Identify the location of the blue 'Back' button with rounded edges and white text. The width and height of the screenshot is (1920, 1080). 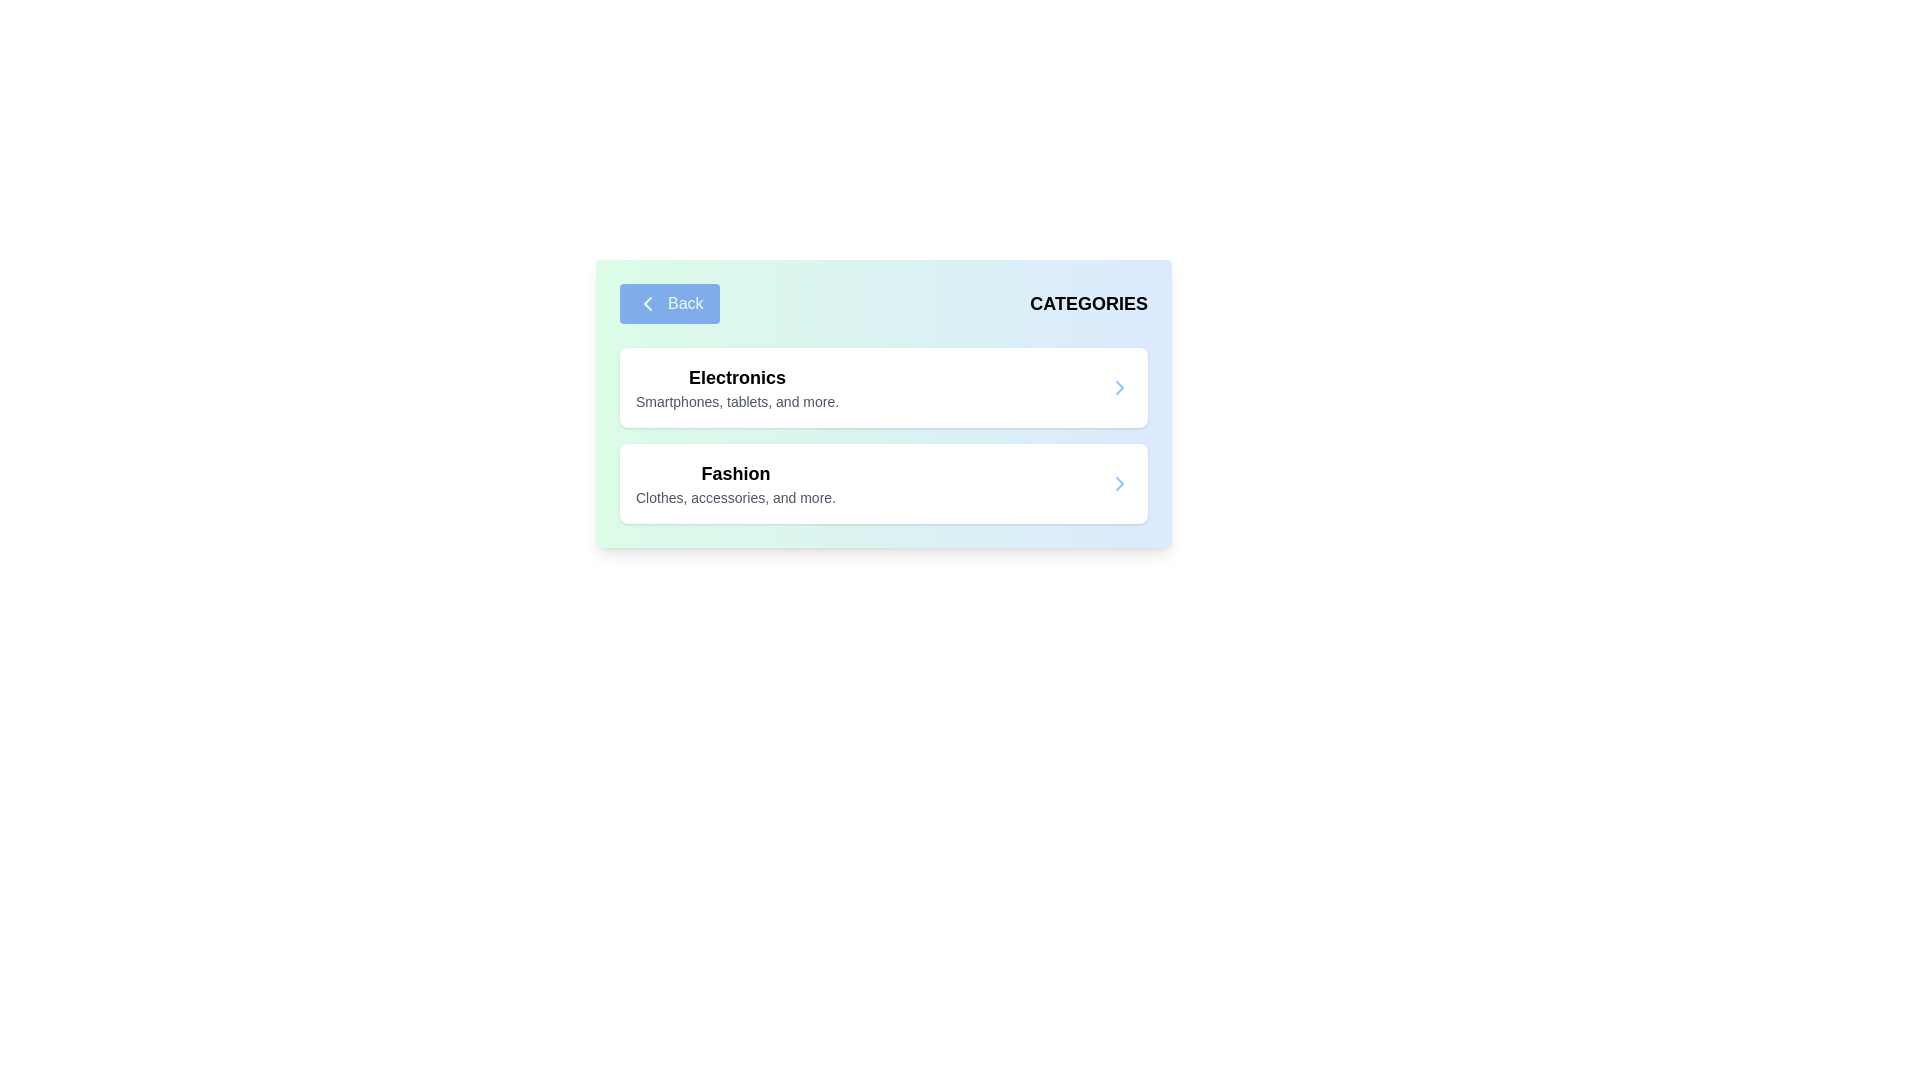
(669, 304).